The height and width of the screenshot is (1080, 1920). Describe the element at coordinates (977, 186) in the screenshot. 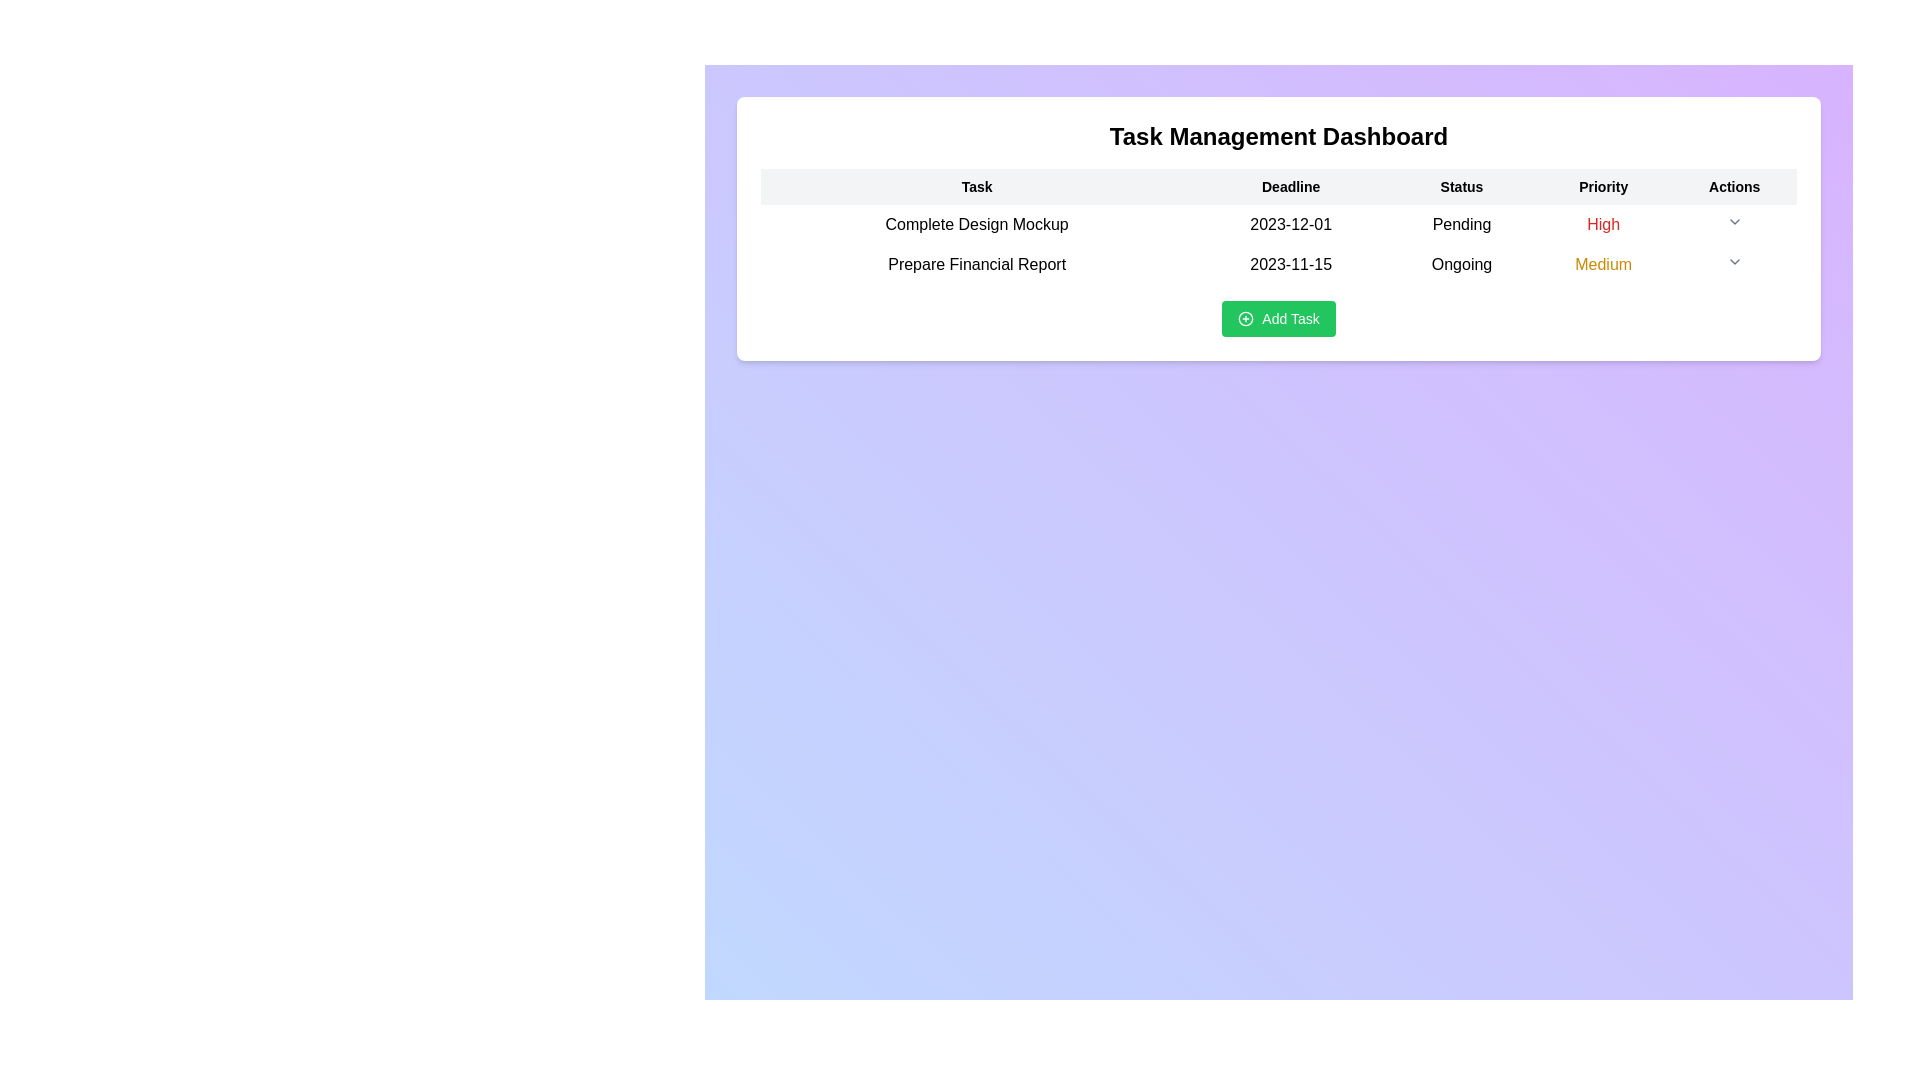

I see `the 'Task' header text element, which is the leftmost title in the header row of a table, displayed in bold black font against a light gray background` at that location.